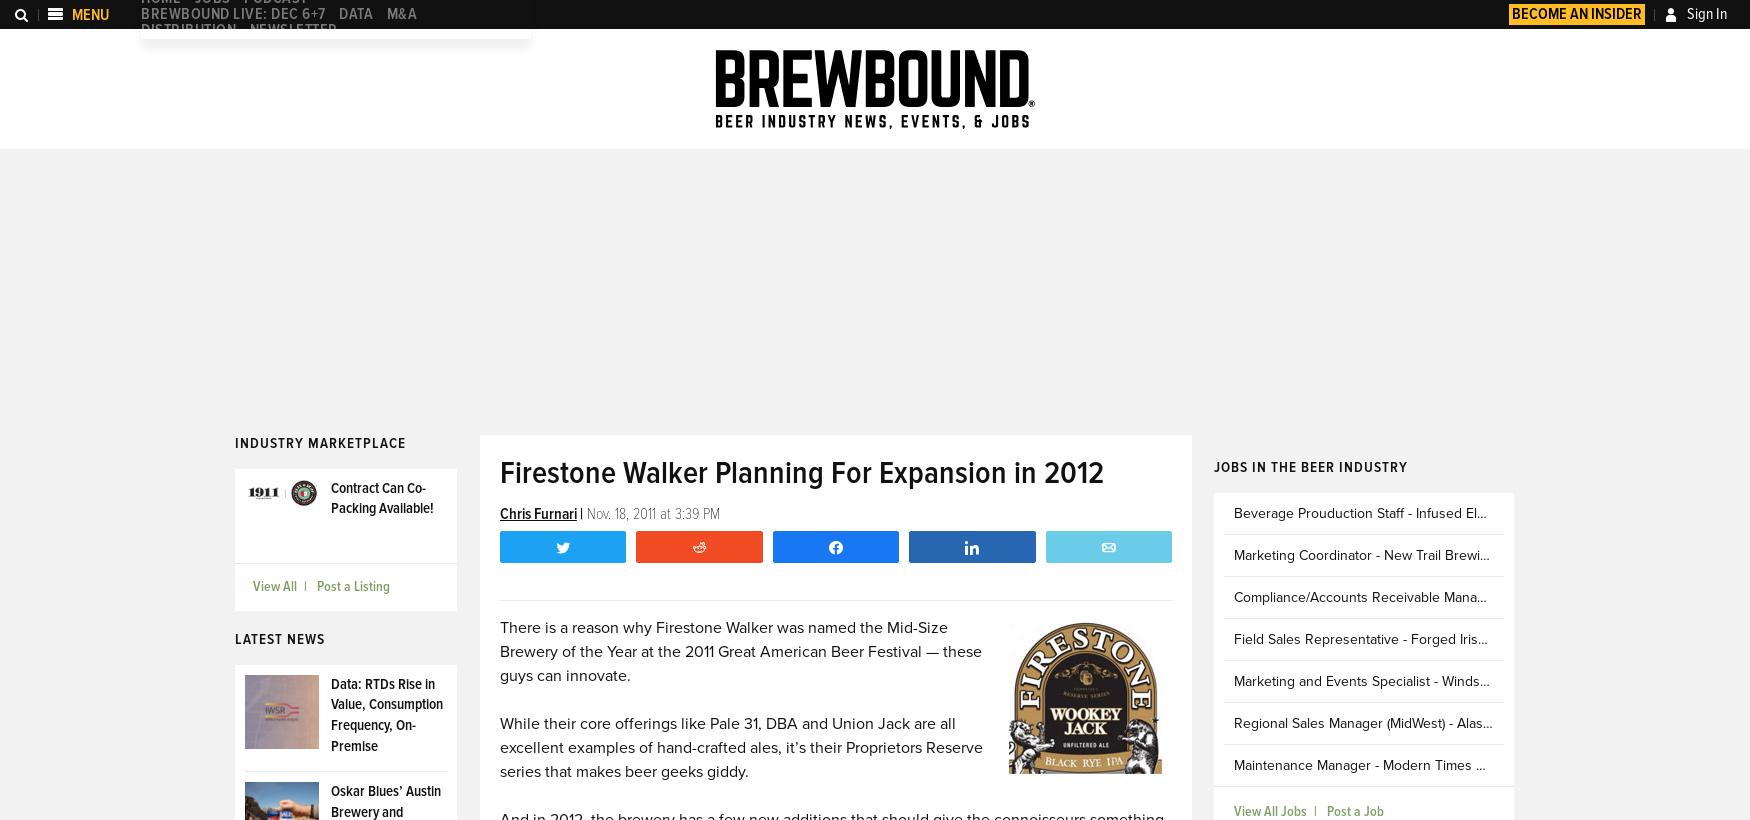 This screenshot has height=820, width=1750. What do you see at coordinates (1511, 13) in the screenshot?
I see `'Become an Insider'` at bounding box center [1511, 13].